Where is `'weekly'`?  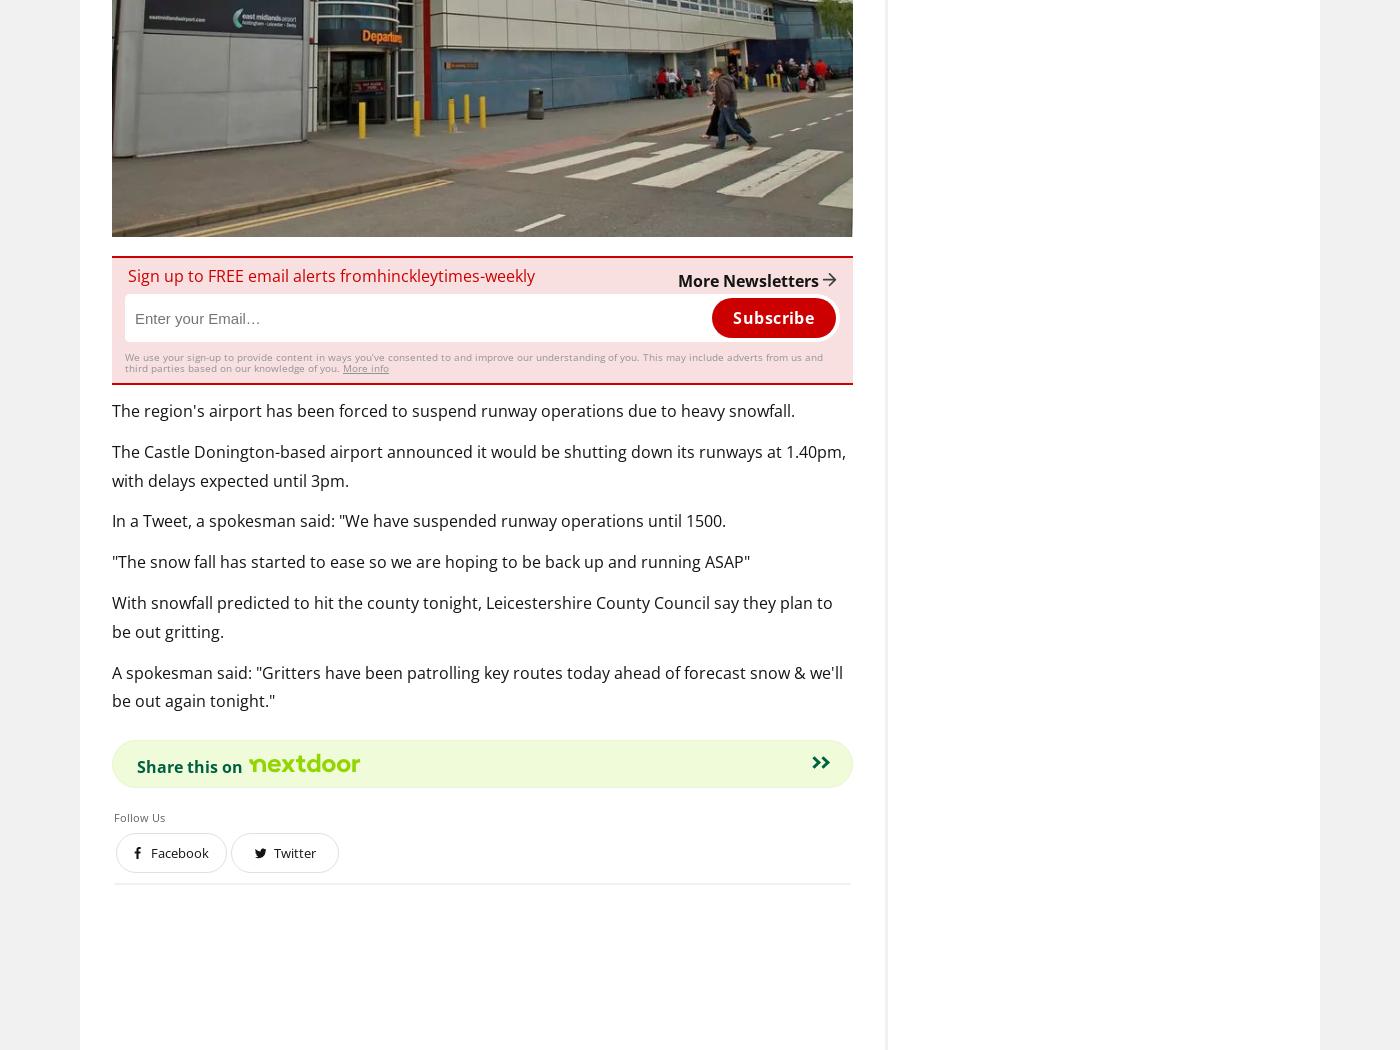 'weekly' is located at coordinates (510, 273).